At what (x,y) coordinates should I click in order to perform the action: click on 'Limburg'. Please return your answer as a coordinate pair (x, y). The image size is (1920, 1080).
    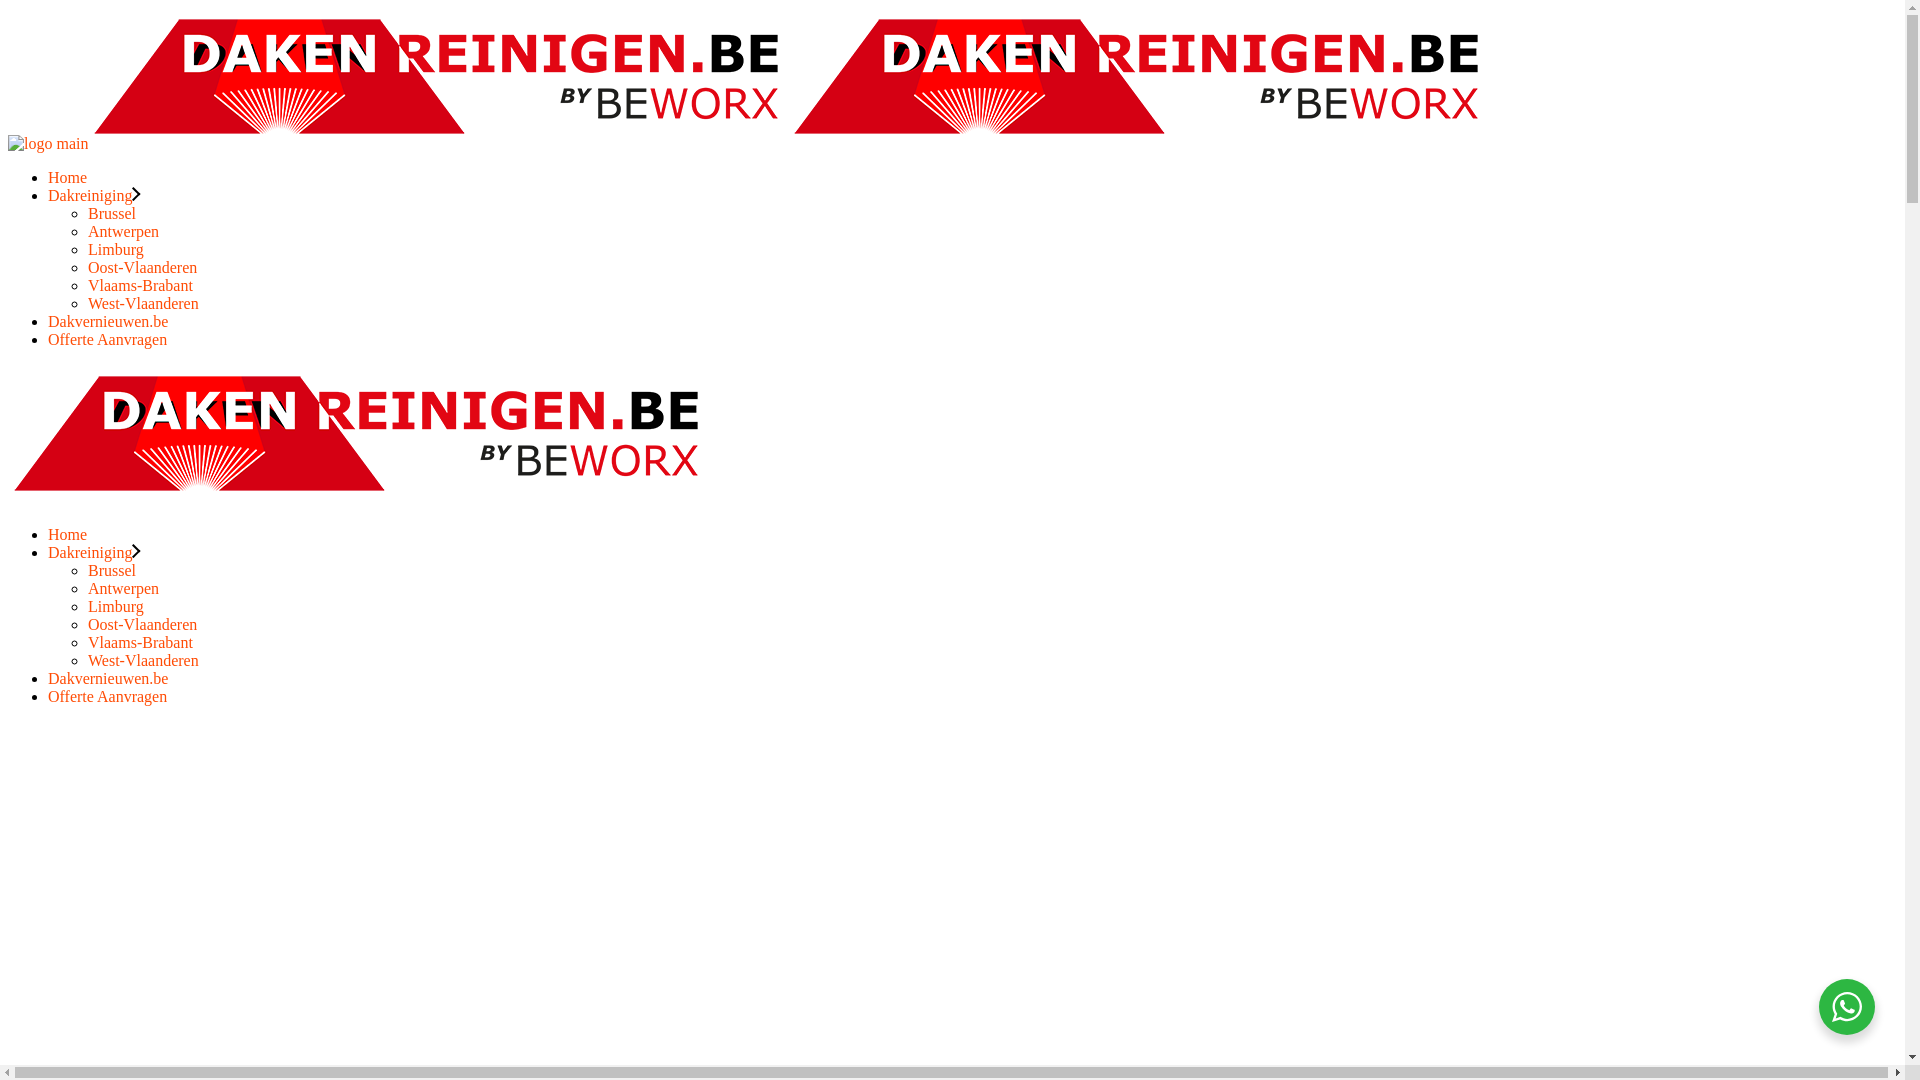
    Looking at the image, I should click on (114, 605).